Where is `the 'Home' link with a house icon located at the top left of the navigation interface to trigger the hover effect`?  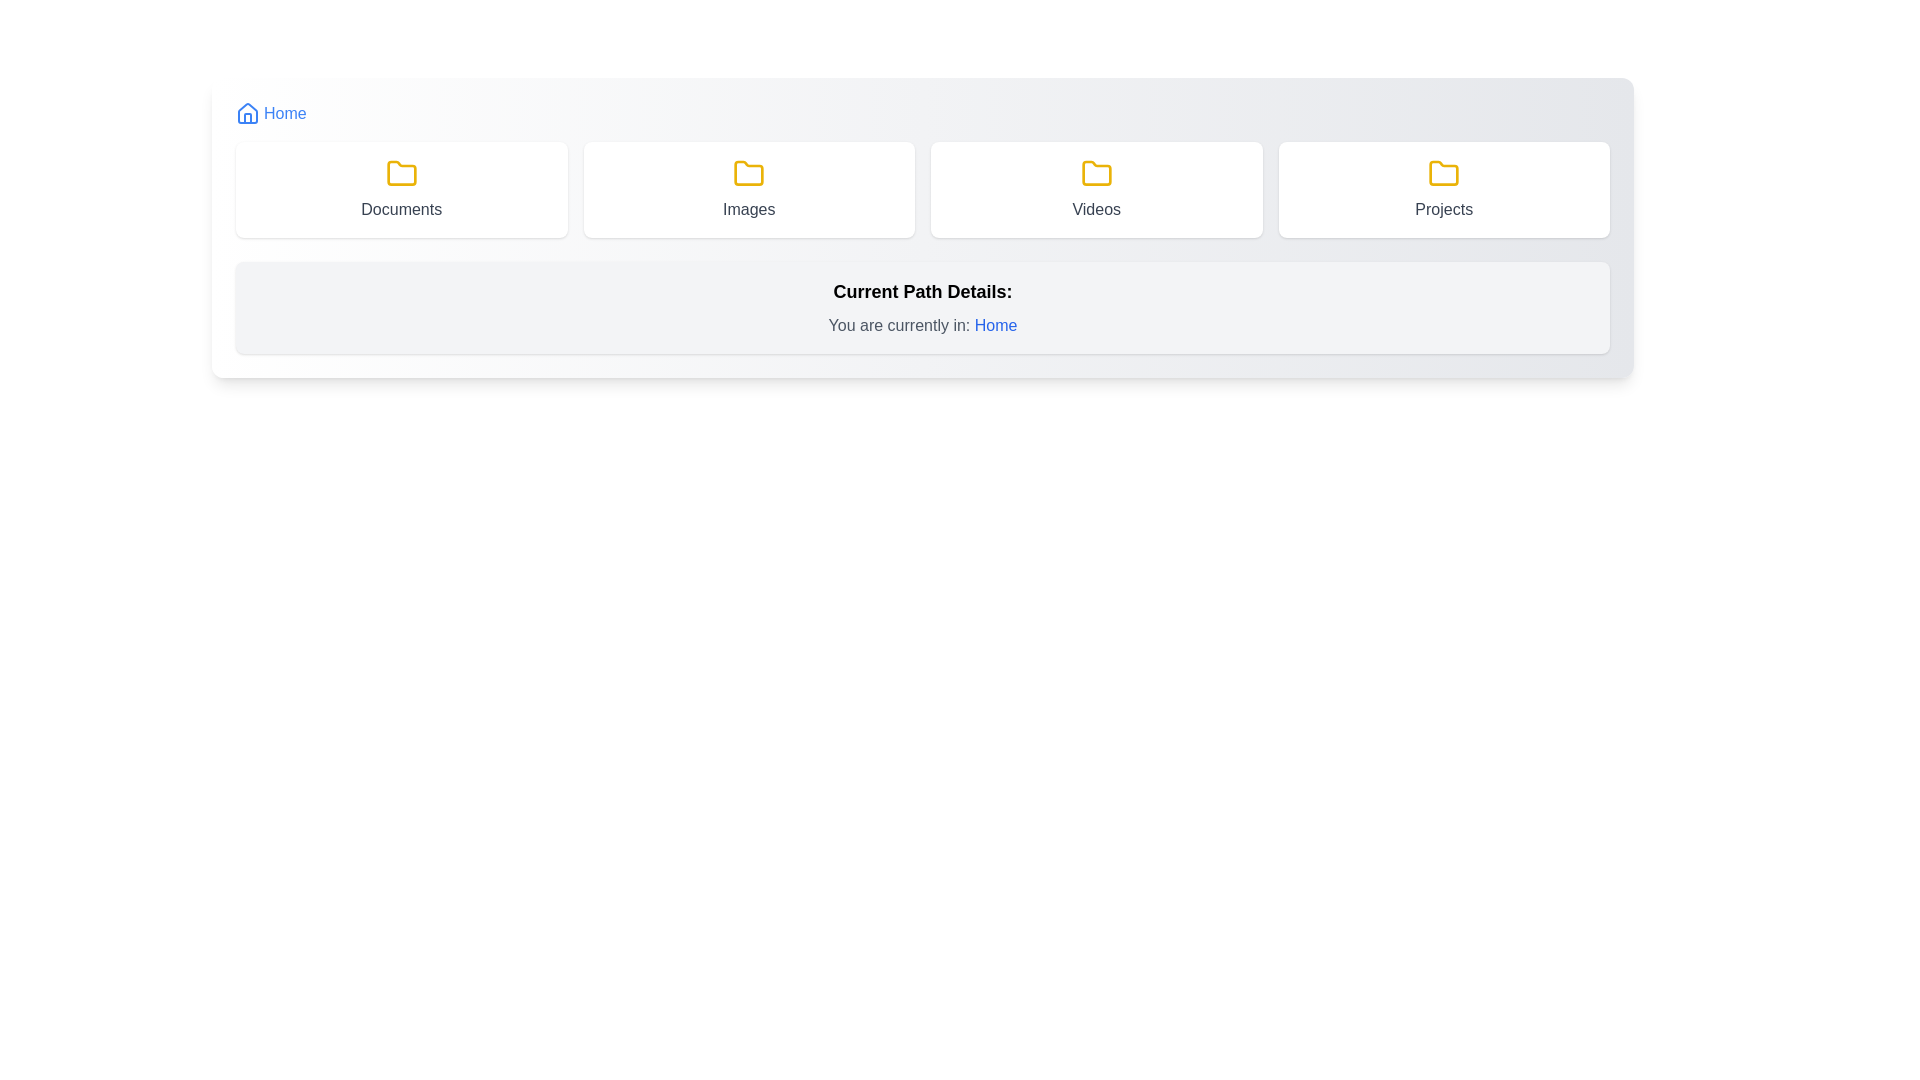
the 'Home' link with a house icon located at the top left of the navigation interface to trigger the hover effect is located at coordinates (270, 114).